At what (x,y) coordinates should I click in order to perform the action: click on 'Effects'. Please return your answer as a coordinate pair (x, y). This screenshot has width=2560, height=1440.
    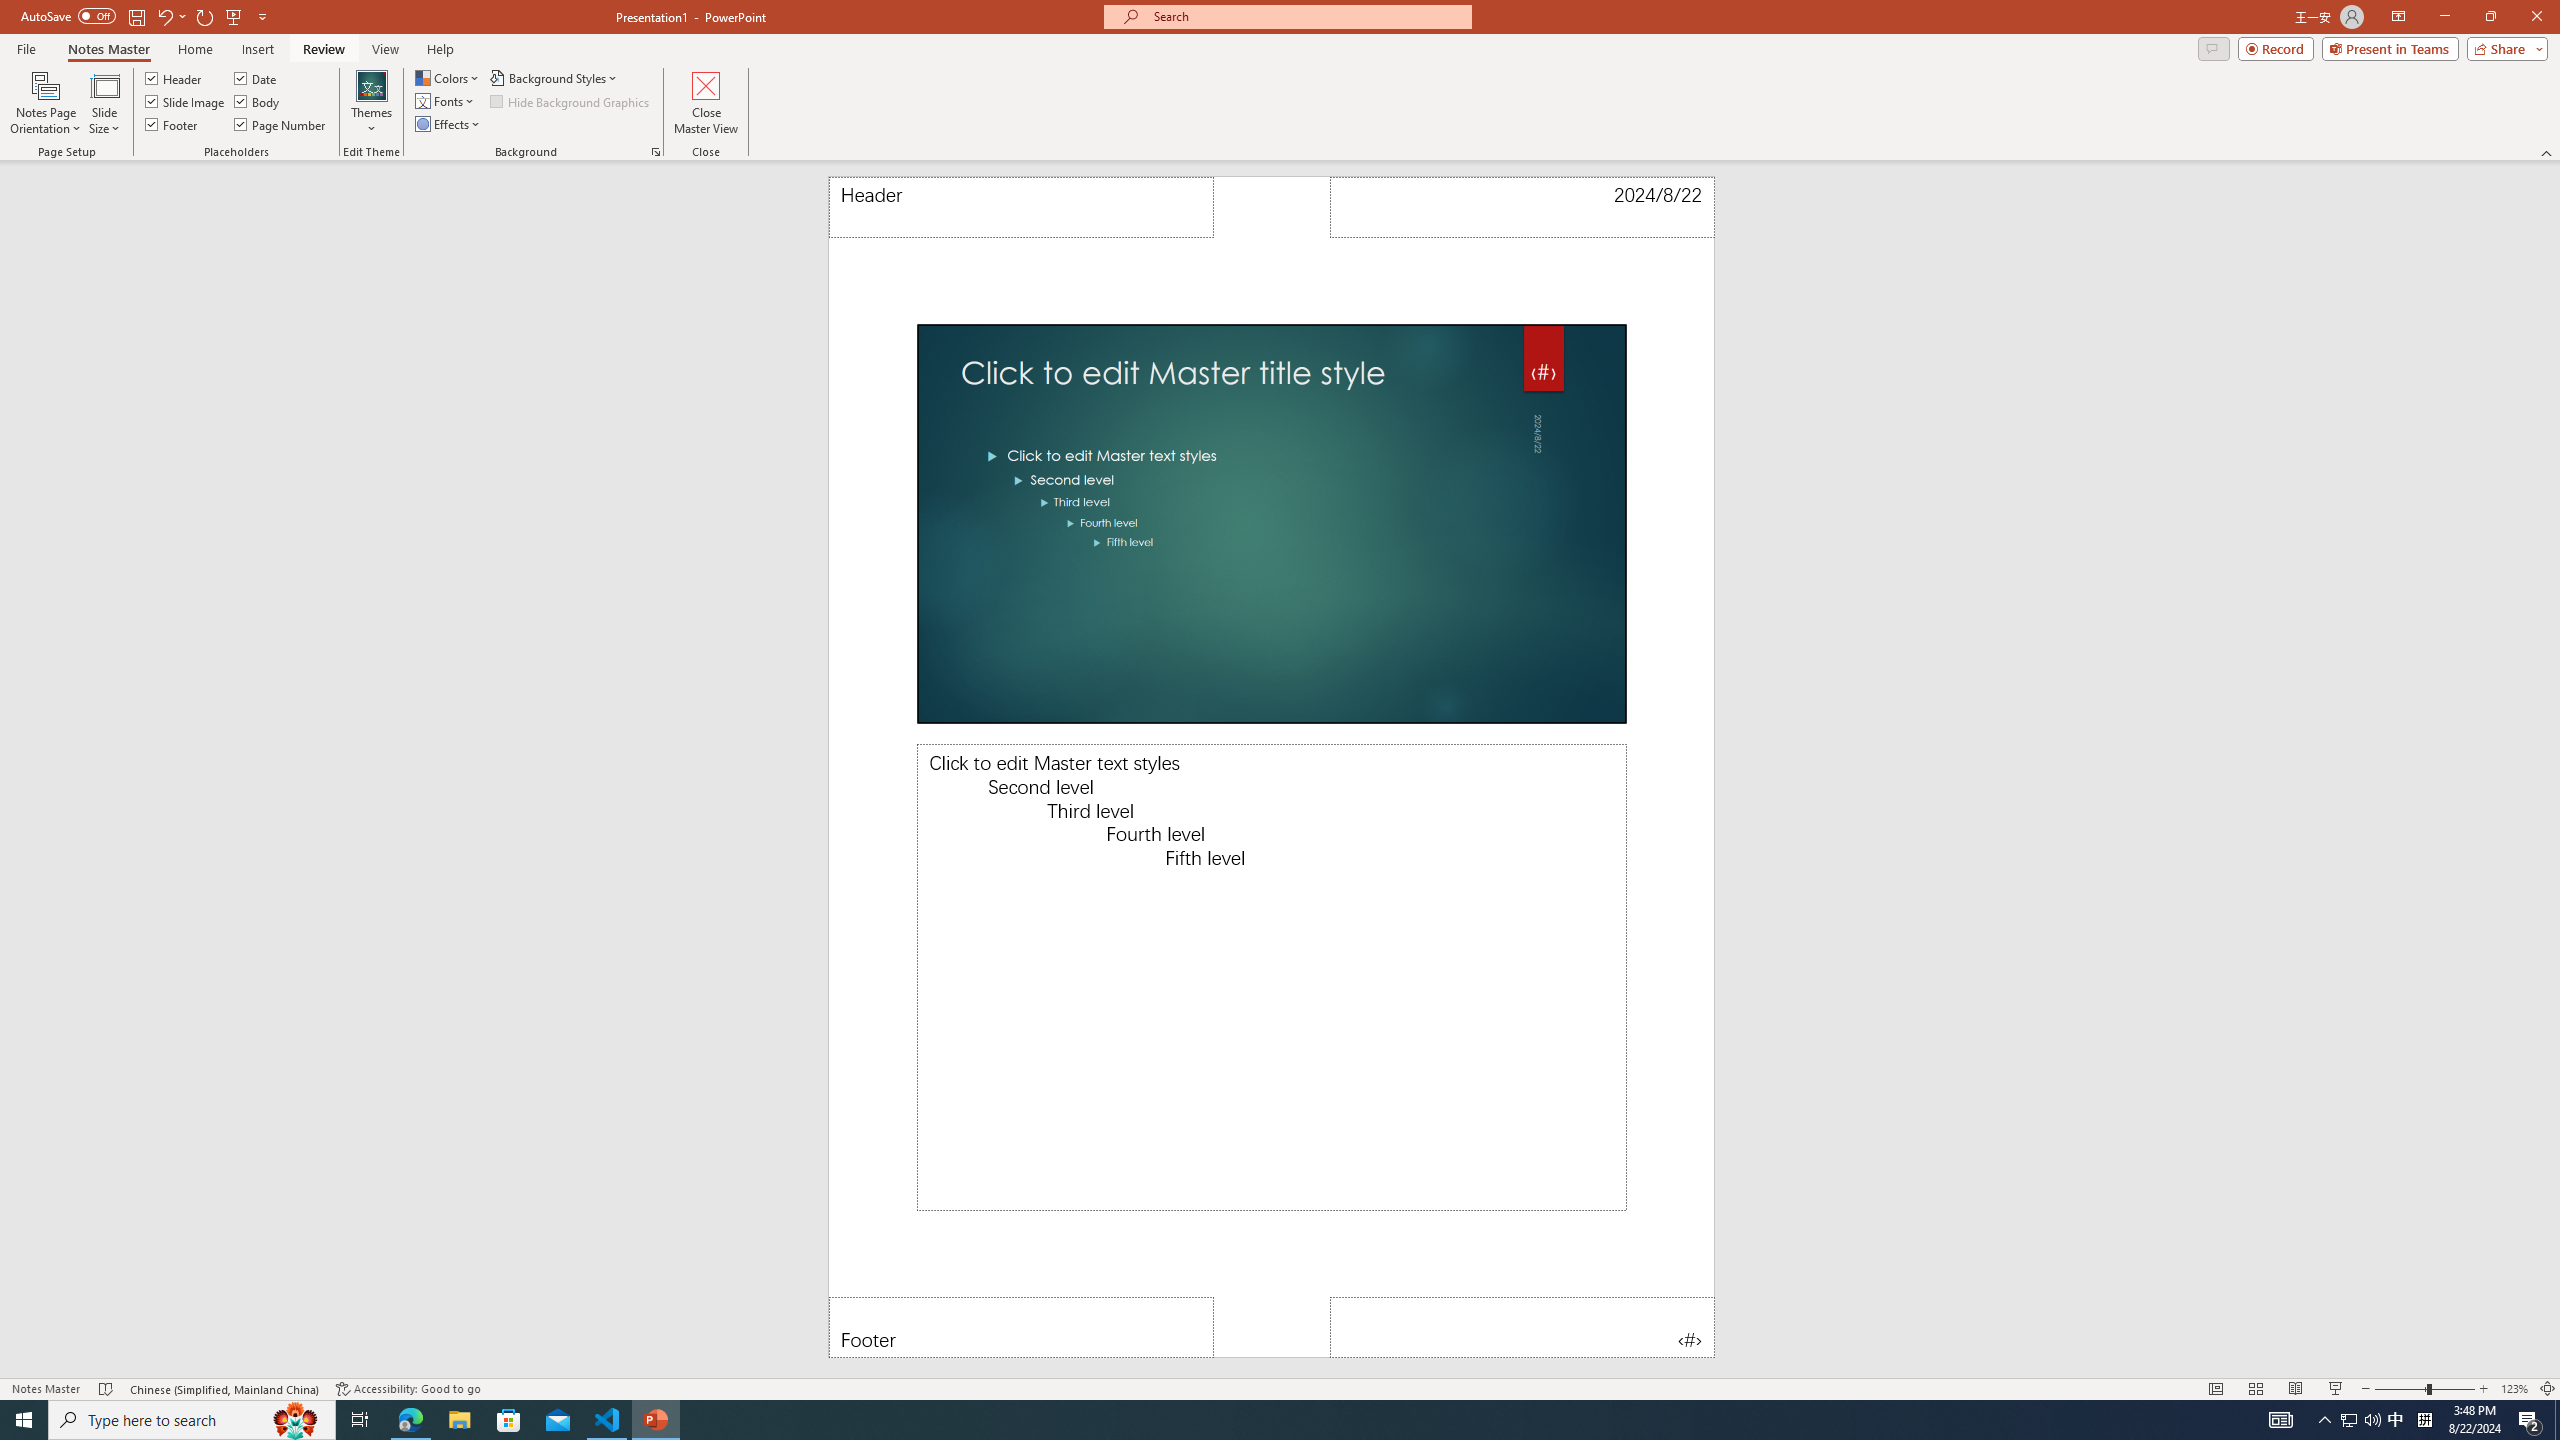
    Looking at the image, I should click on (448, 122).